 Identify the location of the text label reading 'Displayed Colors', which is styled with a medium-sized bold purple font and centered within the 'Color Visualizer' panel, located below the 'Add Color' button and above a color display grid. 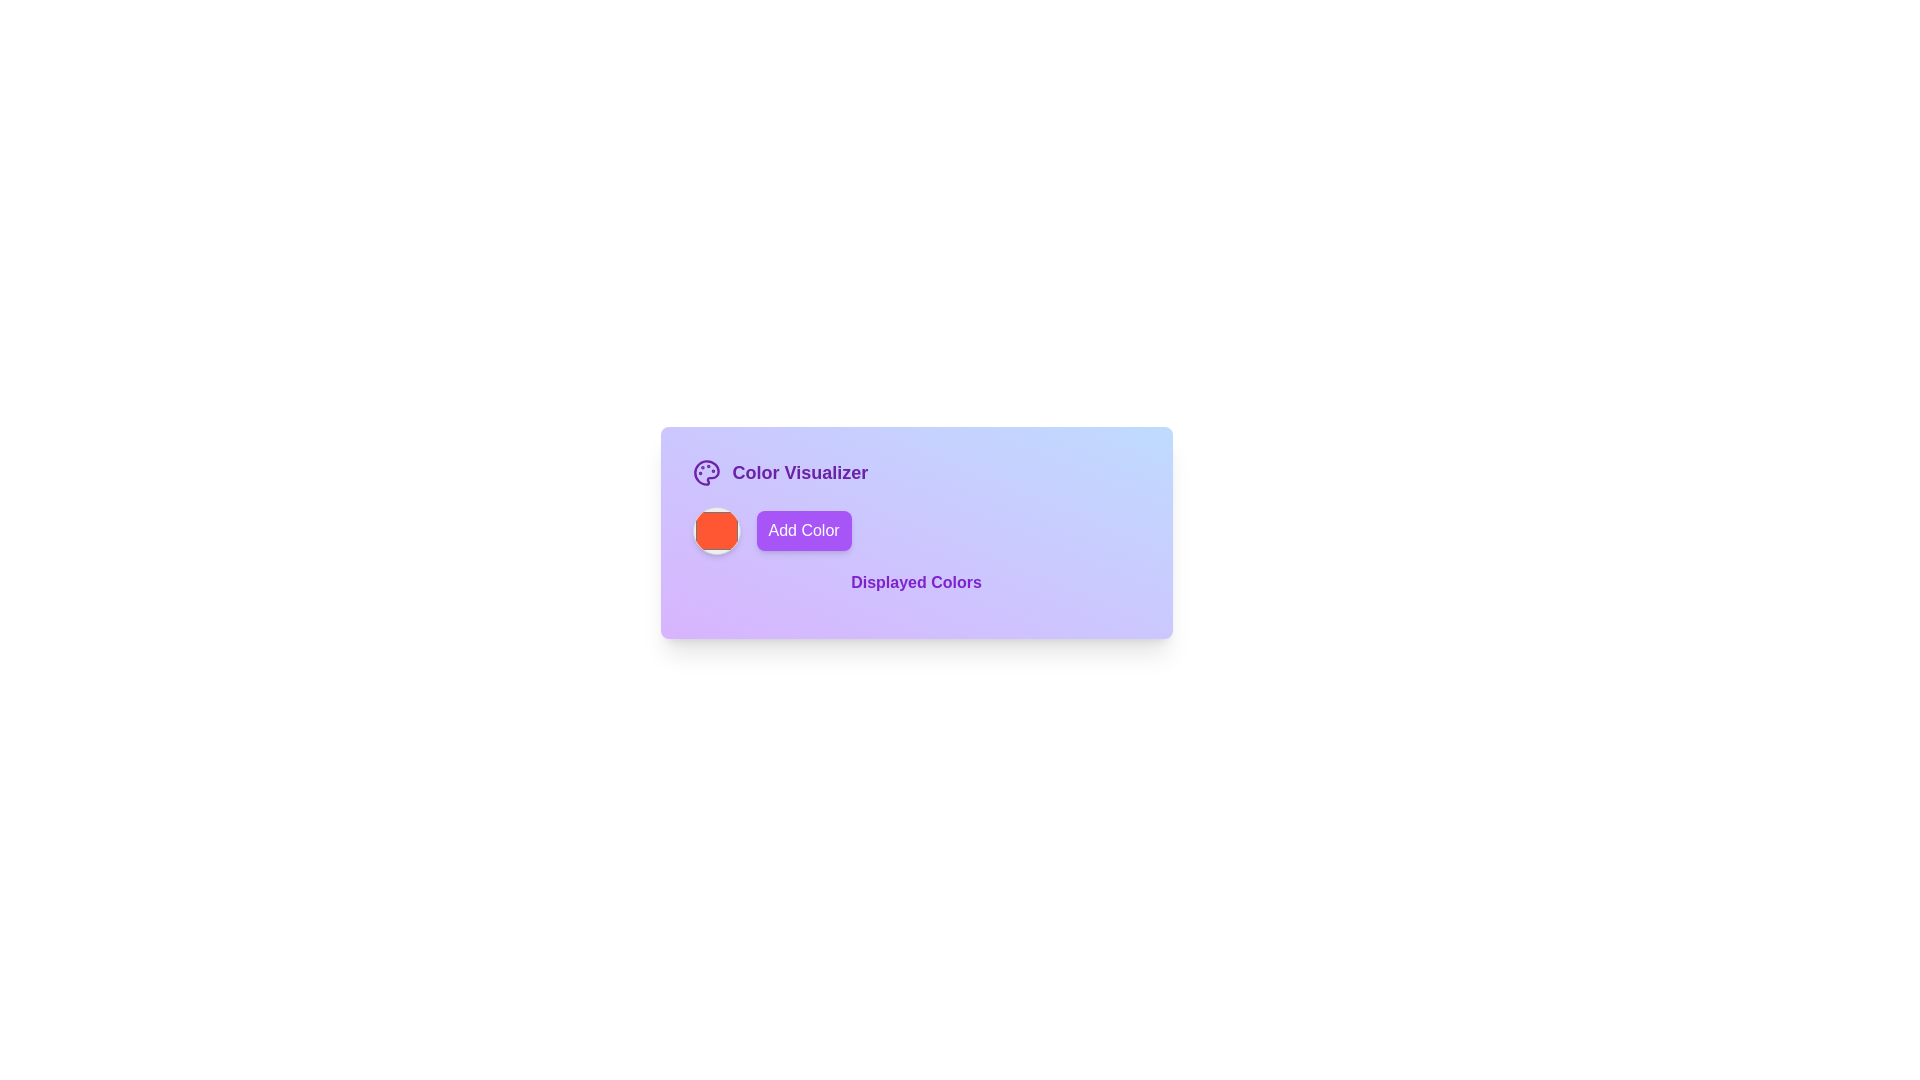
(915, 582).